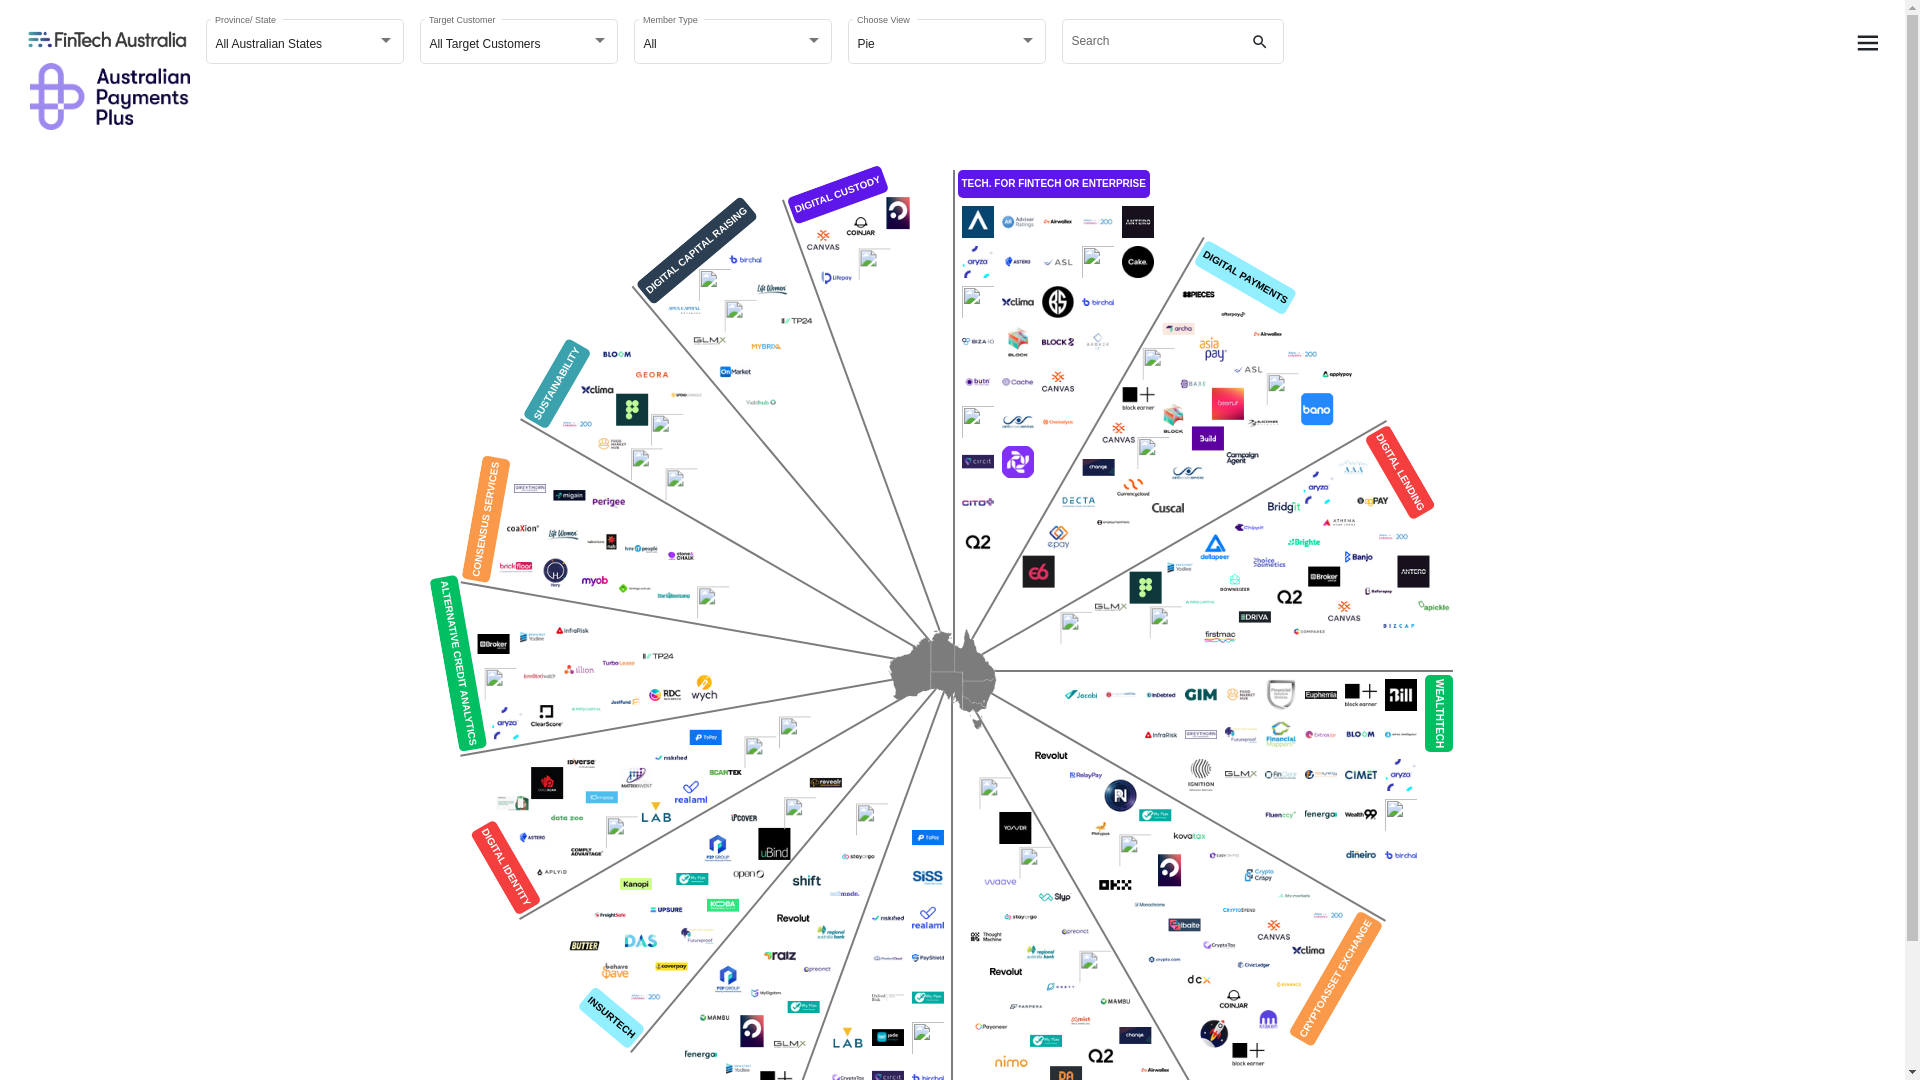 The image size is (1920, 1080). Describe the element at coordinates (683, 311) in the screenshot. I see `'Apex Capital Partner'` at that location.